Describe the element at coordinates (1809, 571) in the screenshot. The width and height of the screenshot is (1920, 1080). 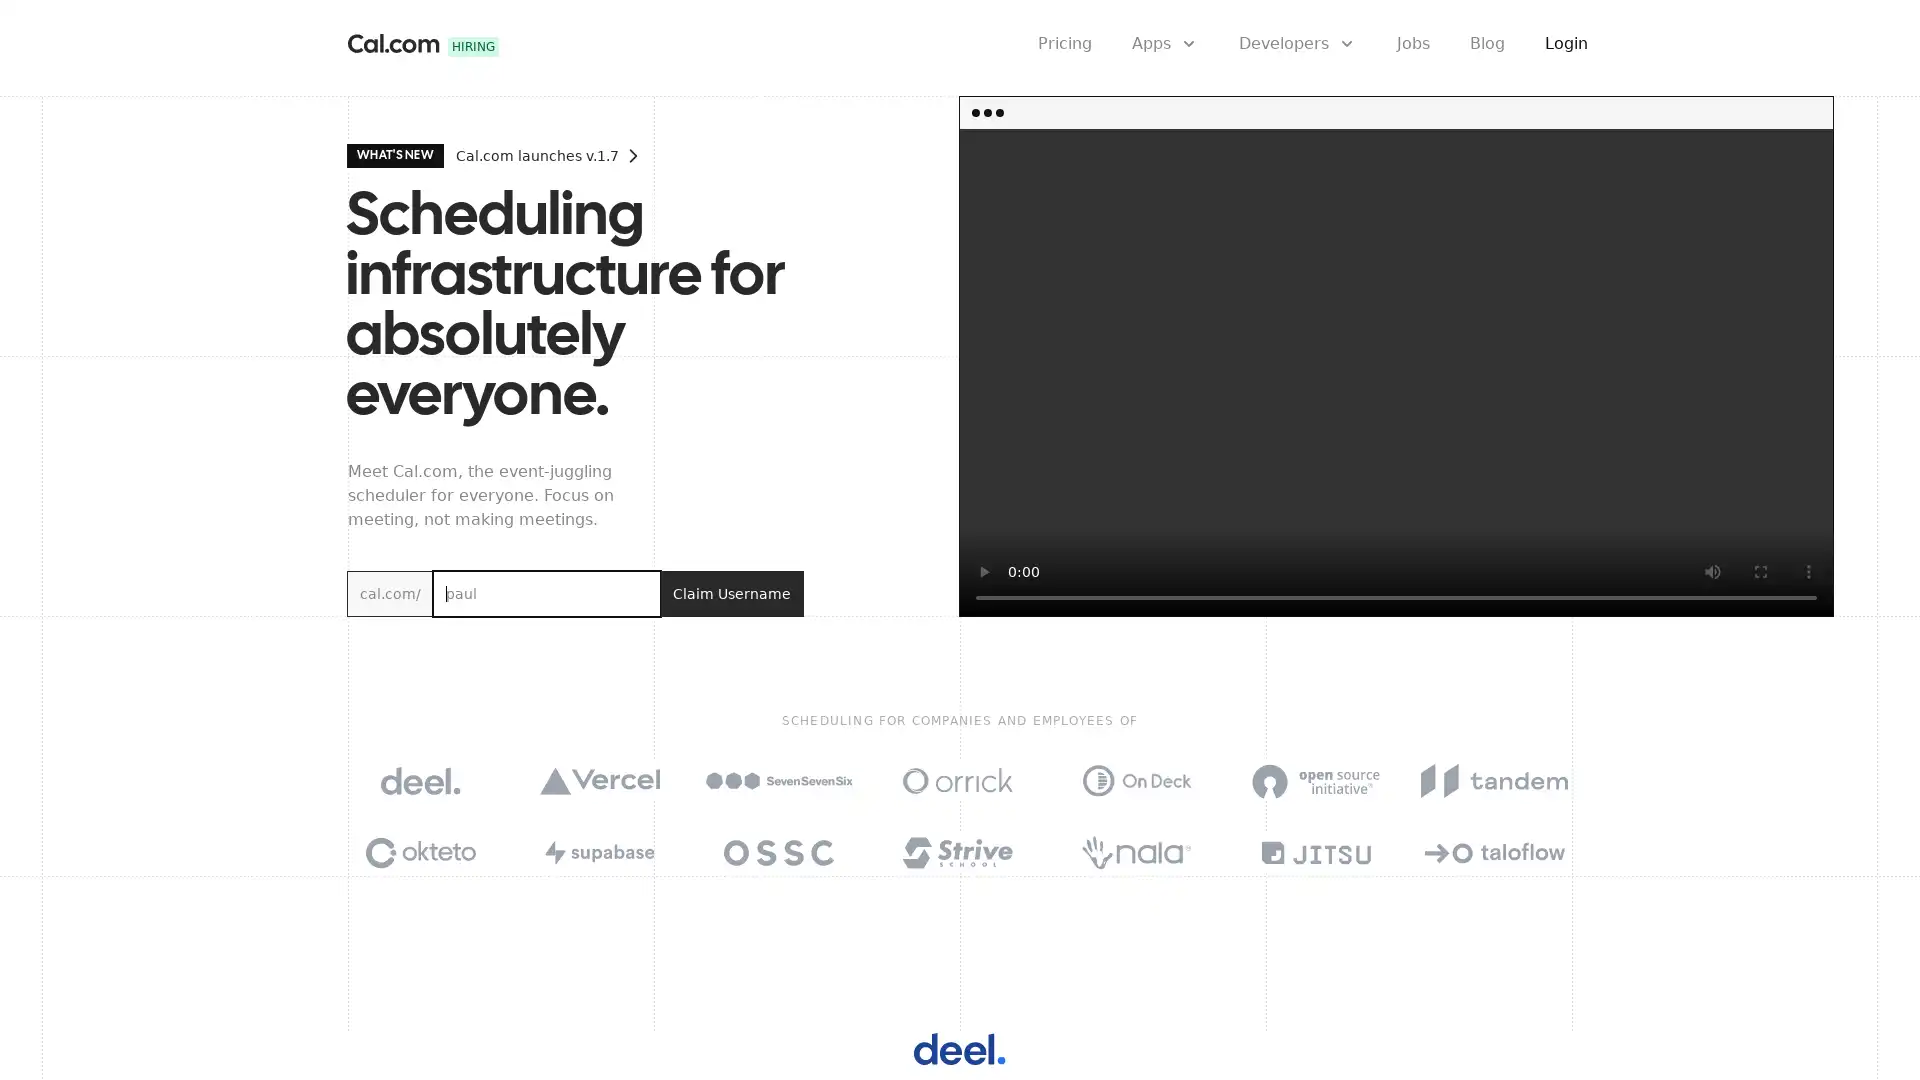
I see `show more media controls` at that location.